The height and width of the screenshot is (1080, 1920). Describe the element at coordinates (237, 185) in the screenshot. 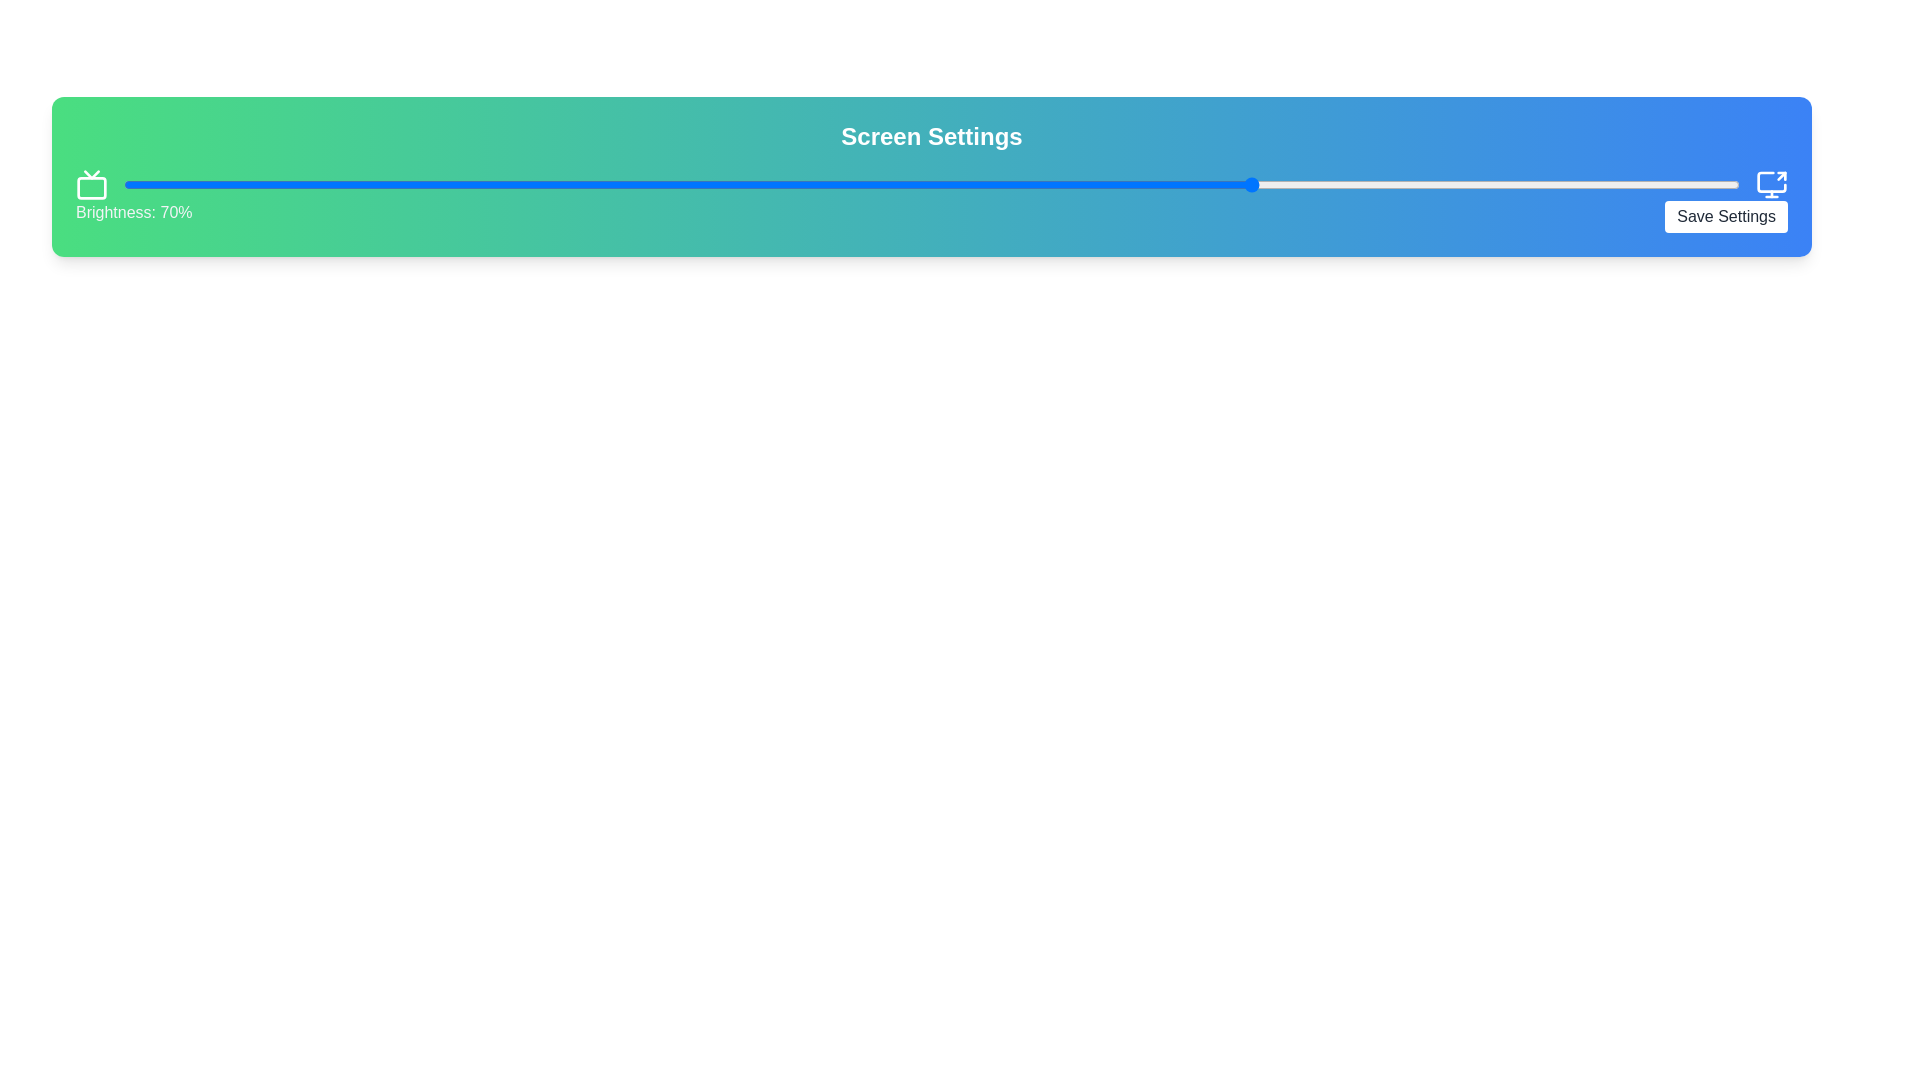

I see `the brightness slider to 7%` at that location.